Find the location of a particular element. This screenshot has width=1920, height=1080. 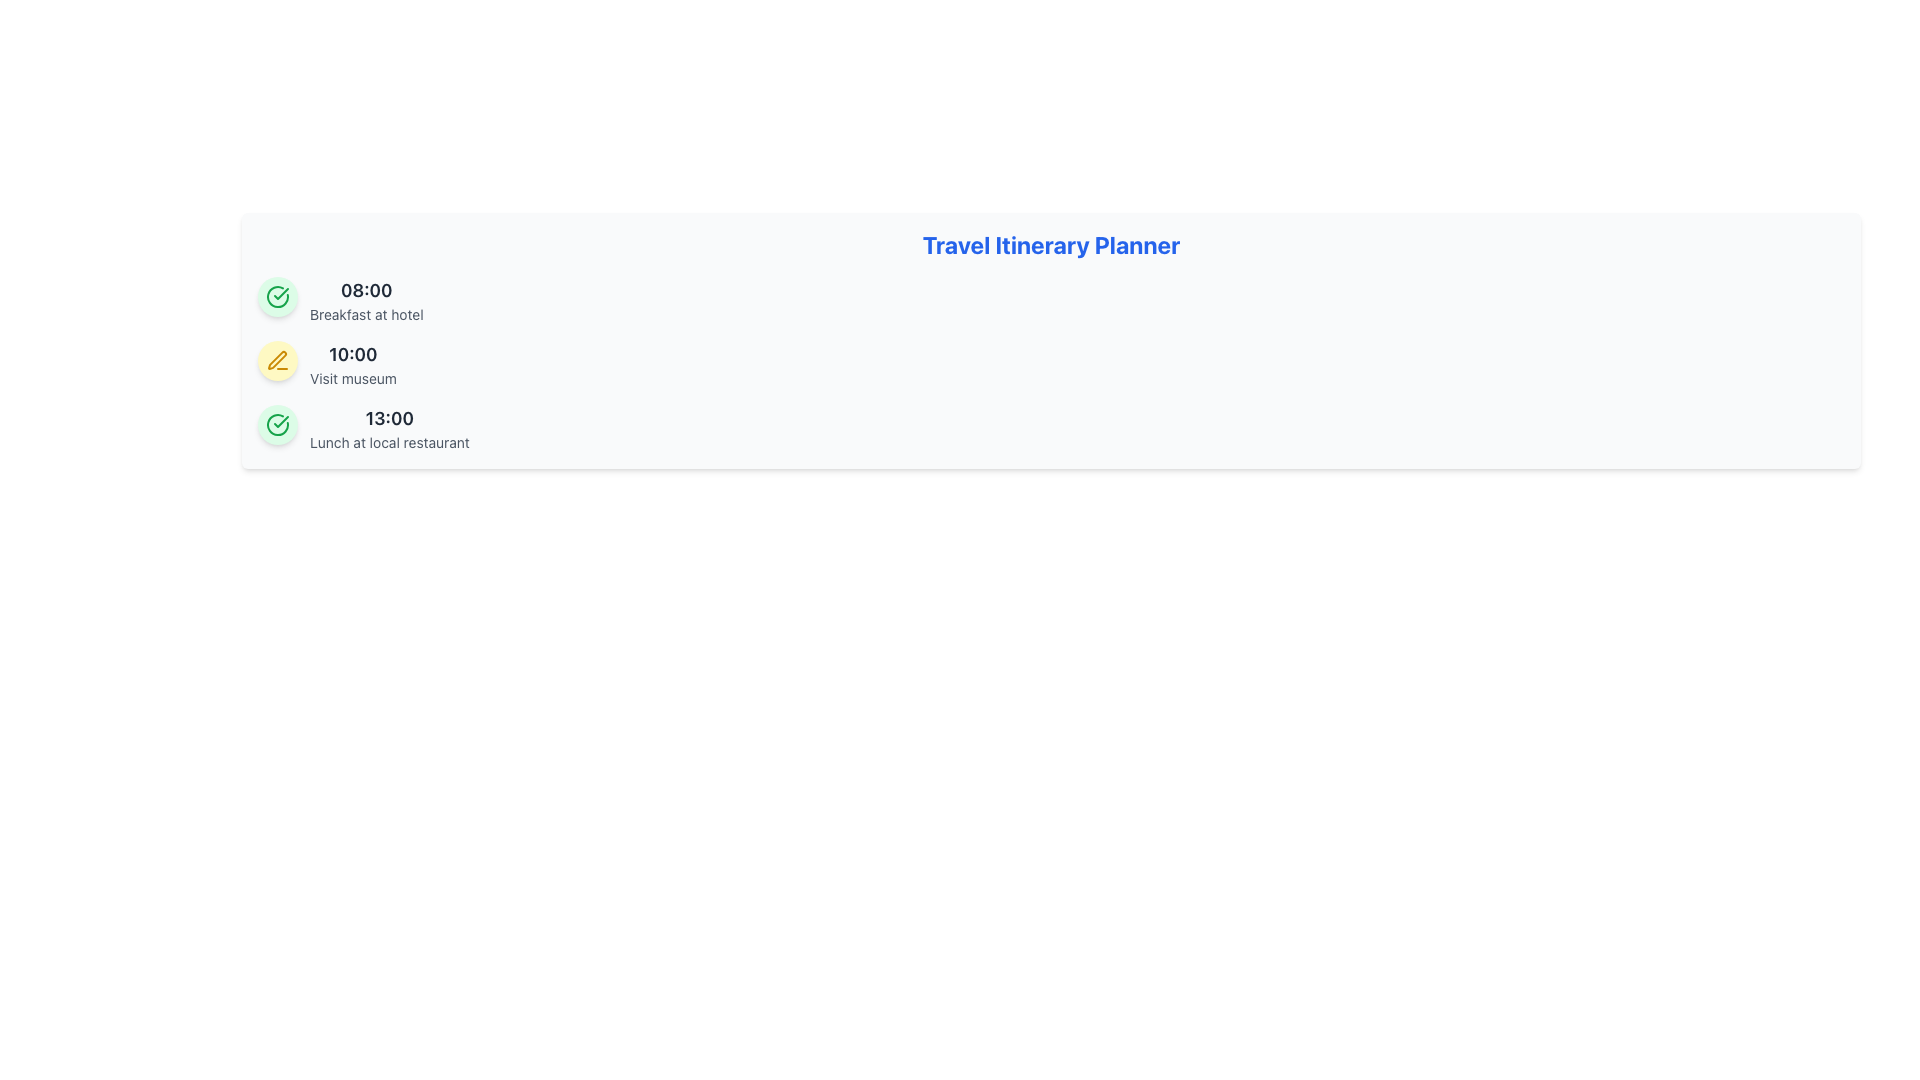

the status indicator icon located to the left of the text entry '13:00 Lunch at local restaurant' in the third row of the scheduled items list is located at coordinates (277, 423).